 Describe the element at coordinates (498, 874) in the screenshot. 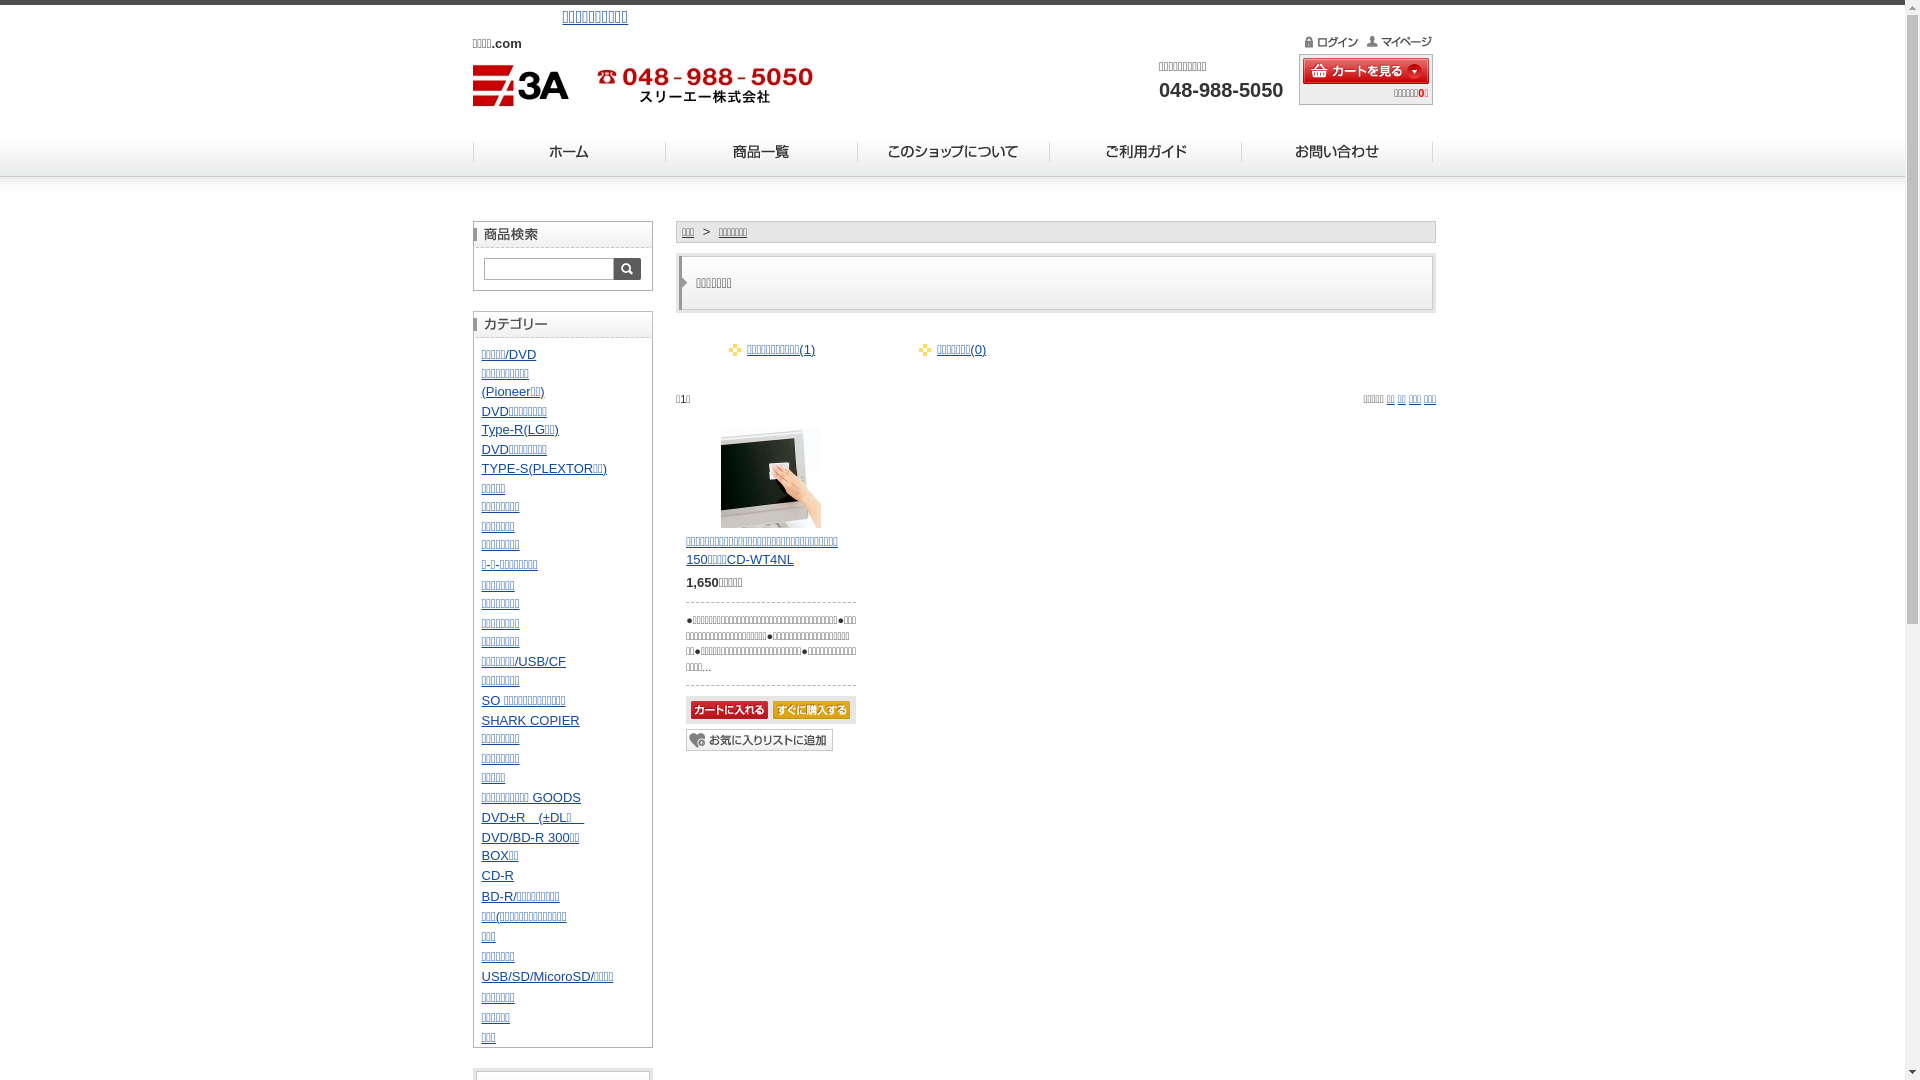

I see `'CD-R'` at that location.